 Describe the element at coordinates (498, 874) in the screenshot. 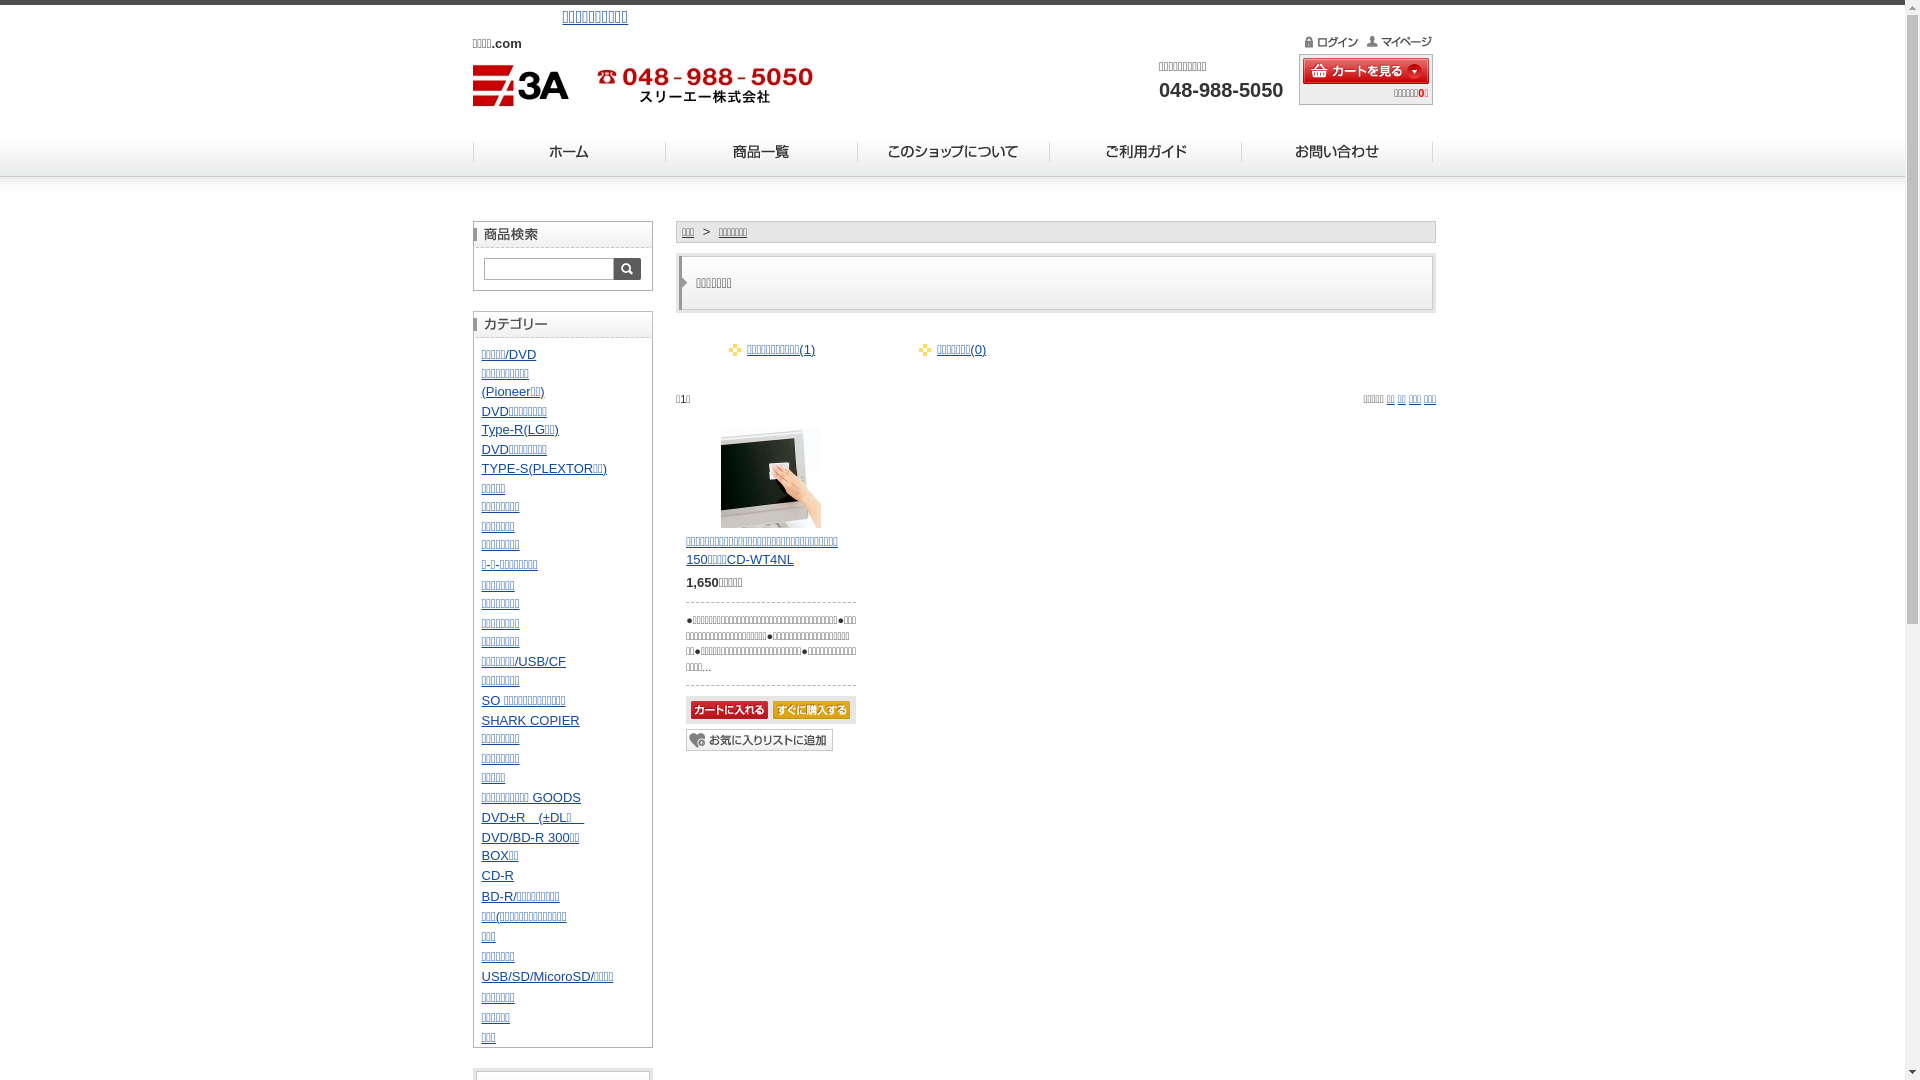

I see `'CD-R'` at that location.